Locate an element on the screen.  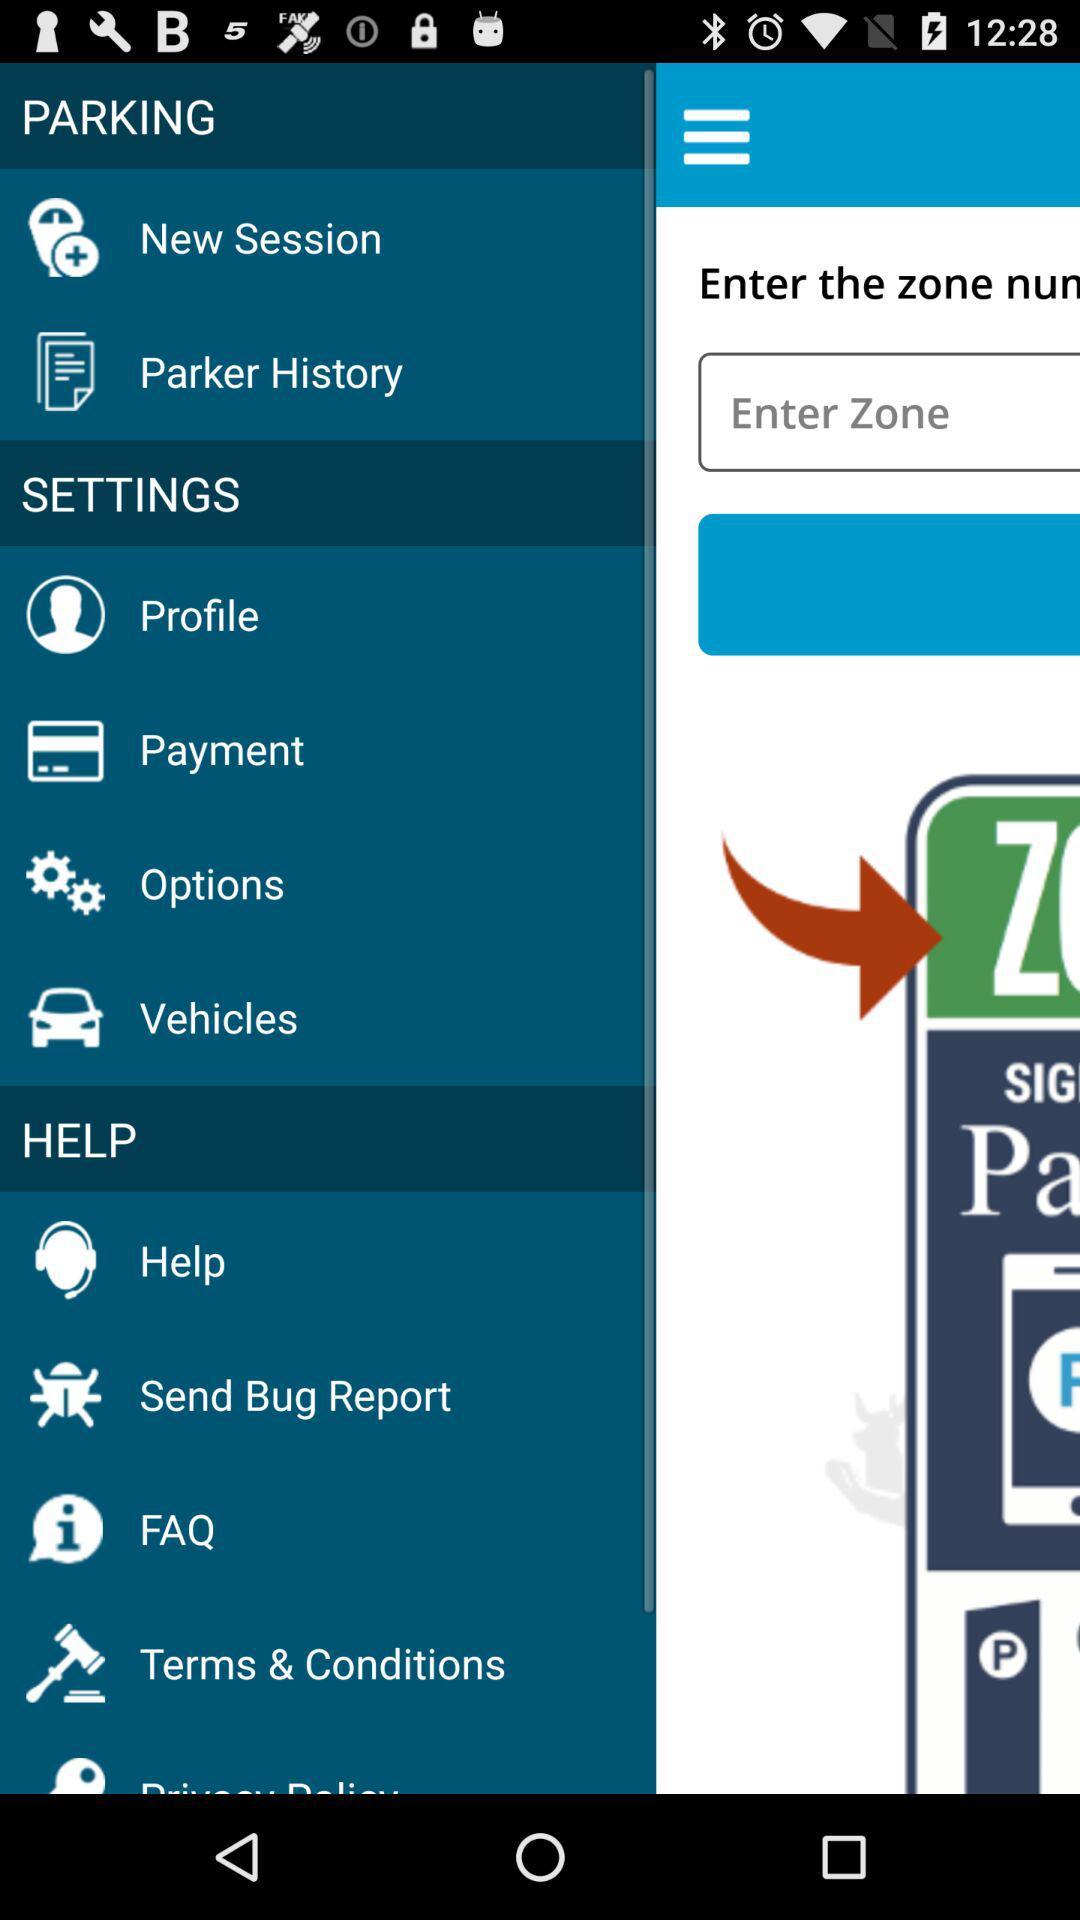
icon below help icon is located at coordinates (295, 1393).